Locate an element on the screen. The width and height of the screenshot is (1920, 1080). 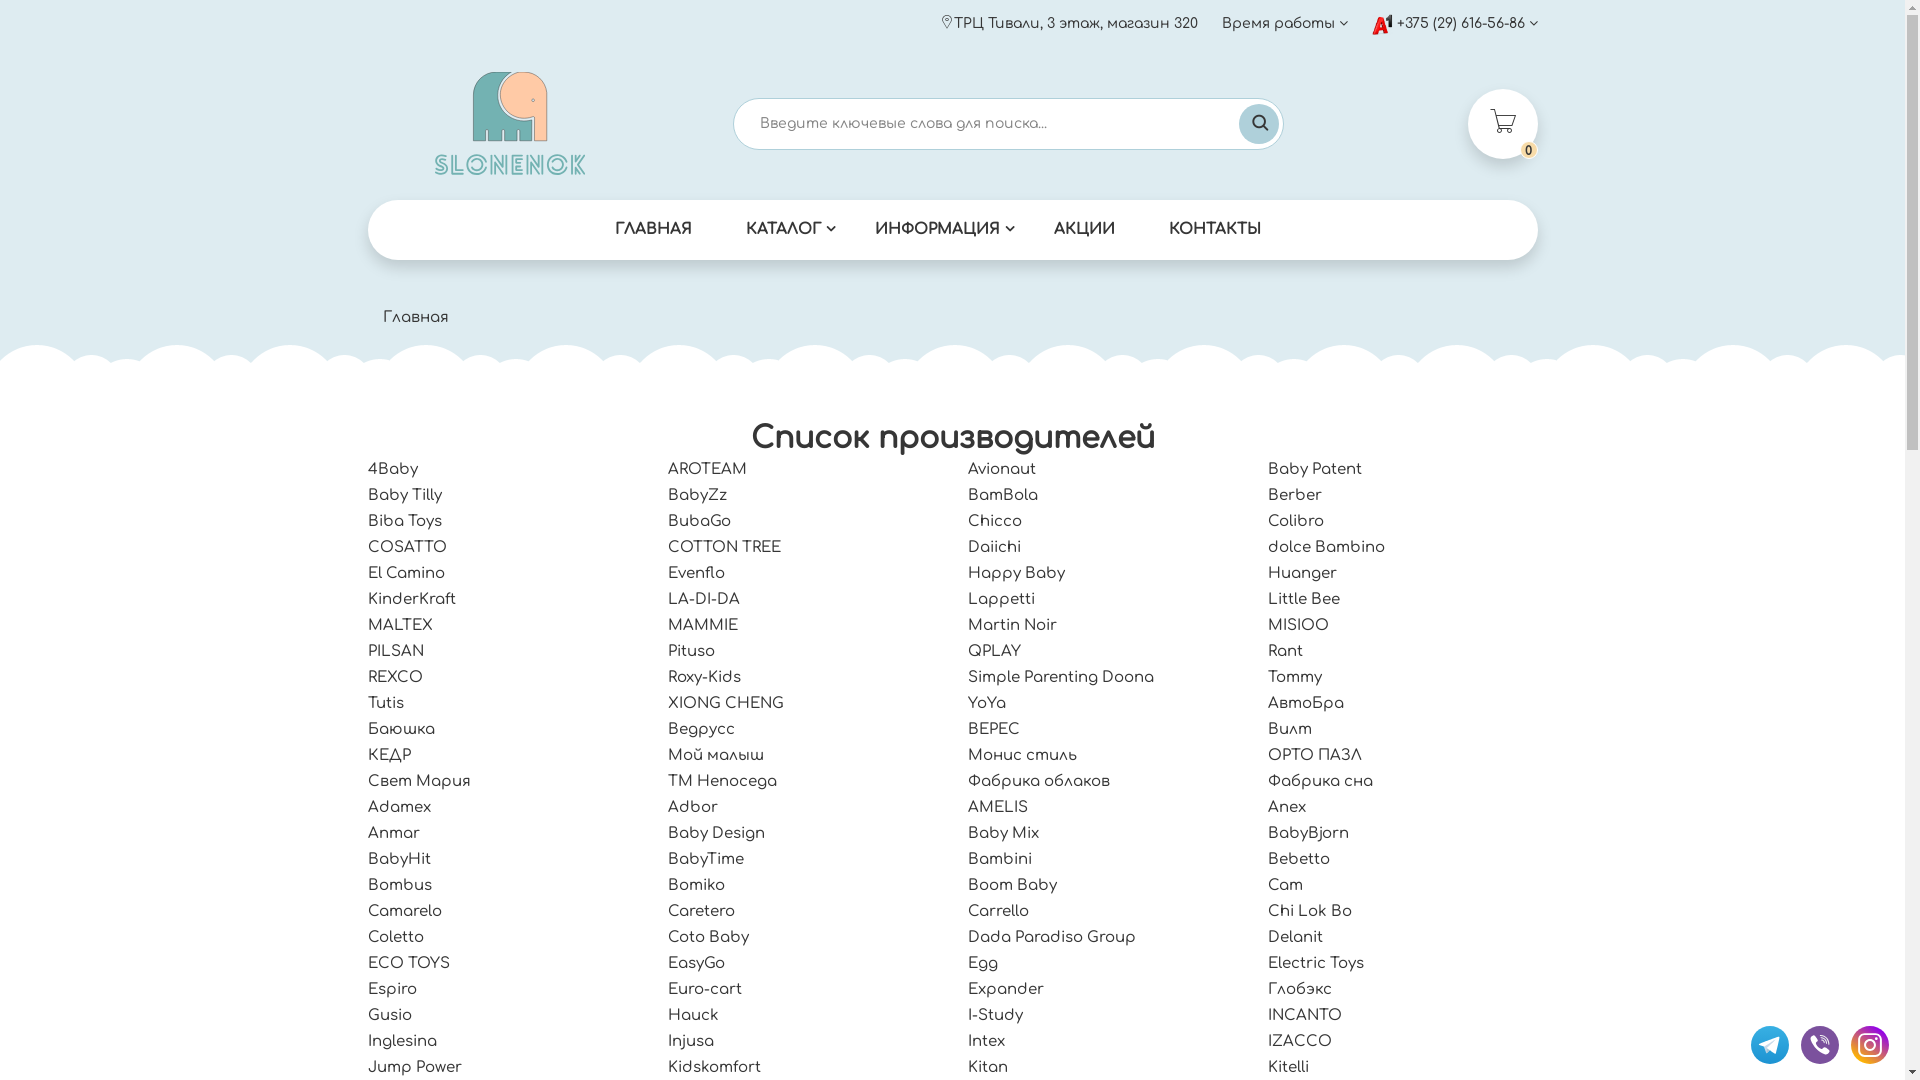
'BabyZz' is located at coordinates (697, 495).